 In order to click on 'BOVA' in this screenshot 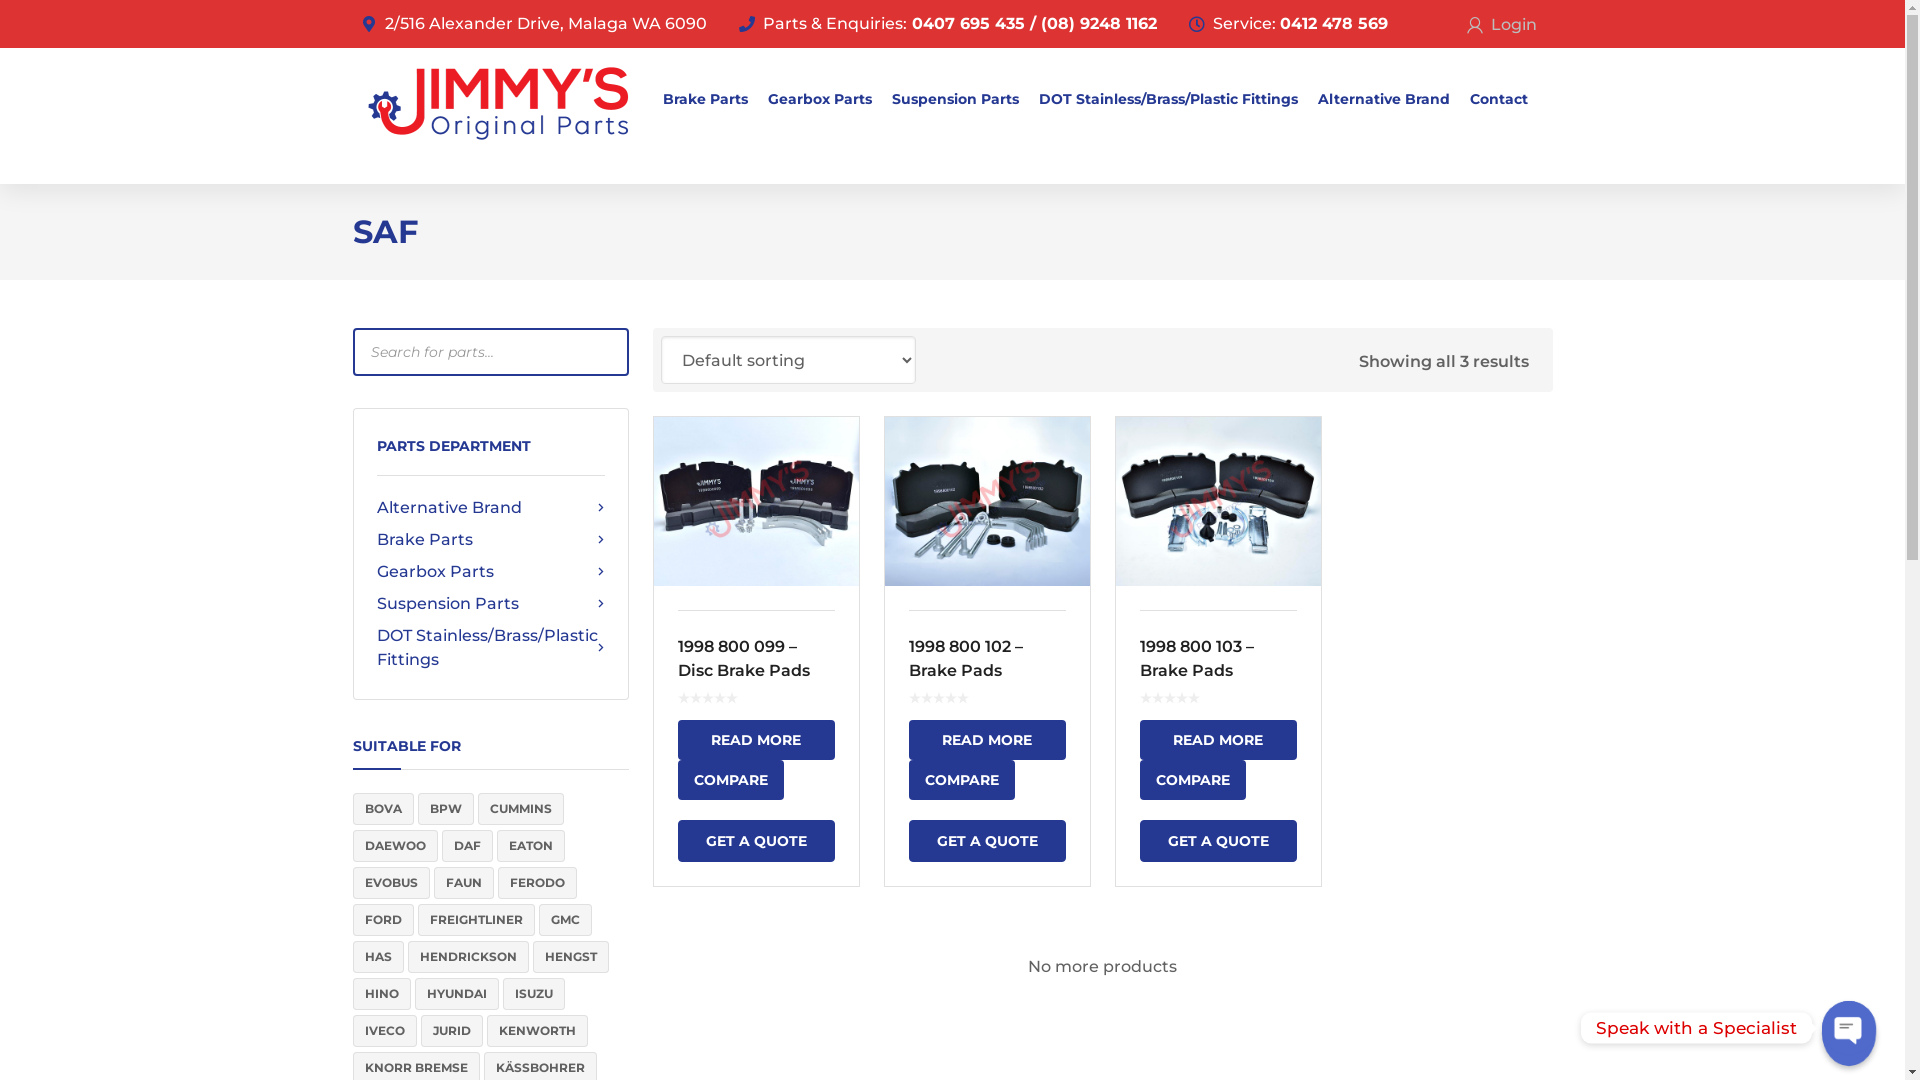, I will do `click(382, 808)`.